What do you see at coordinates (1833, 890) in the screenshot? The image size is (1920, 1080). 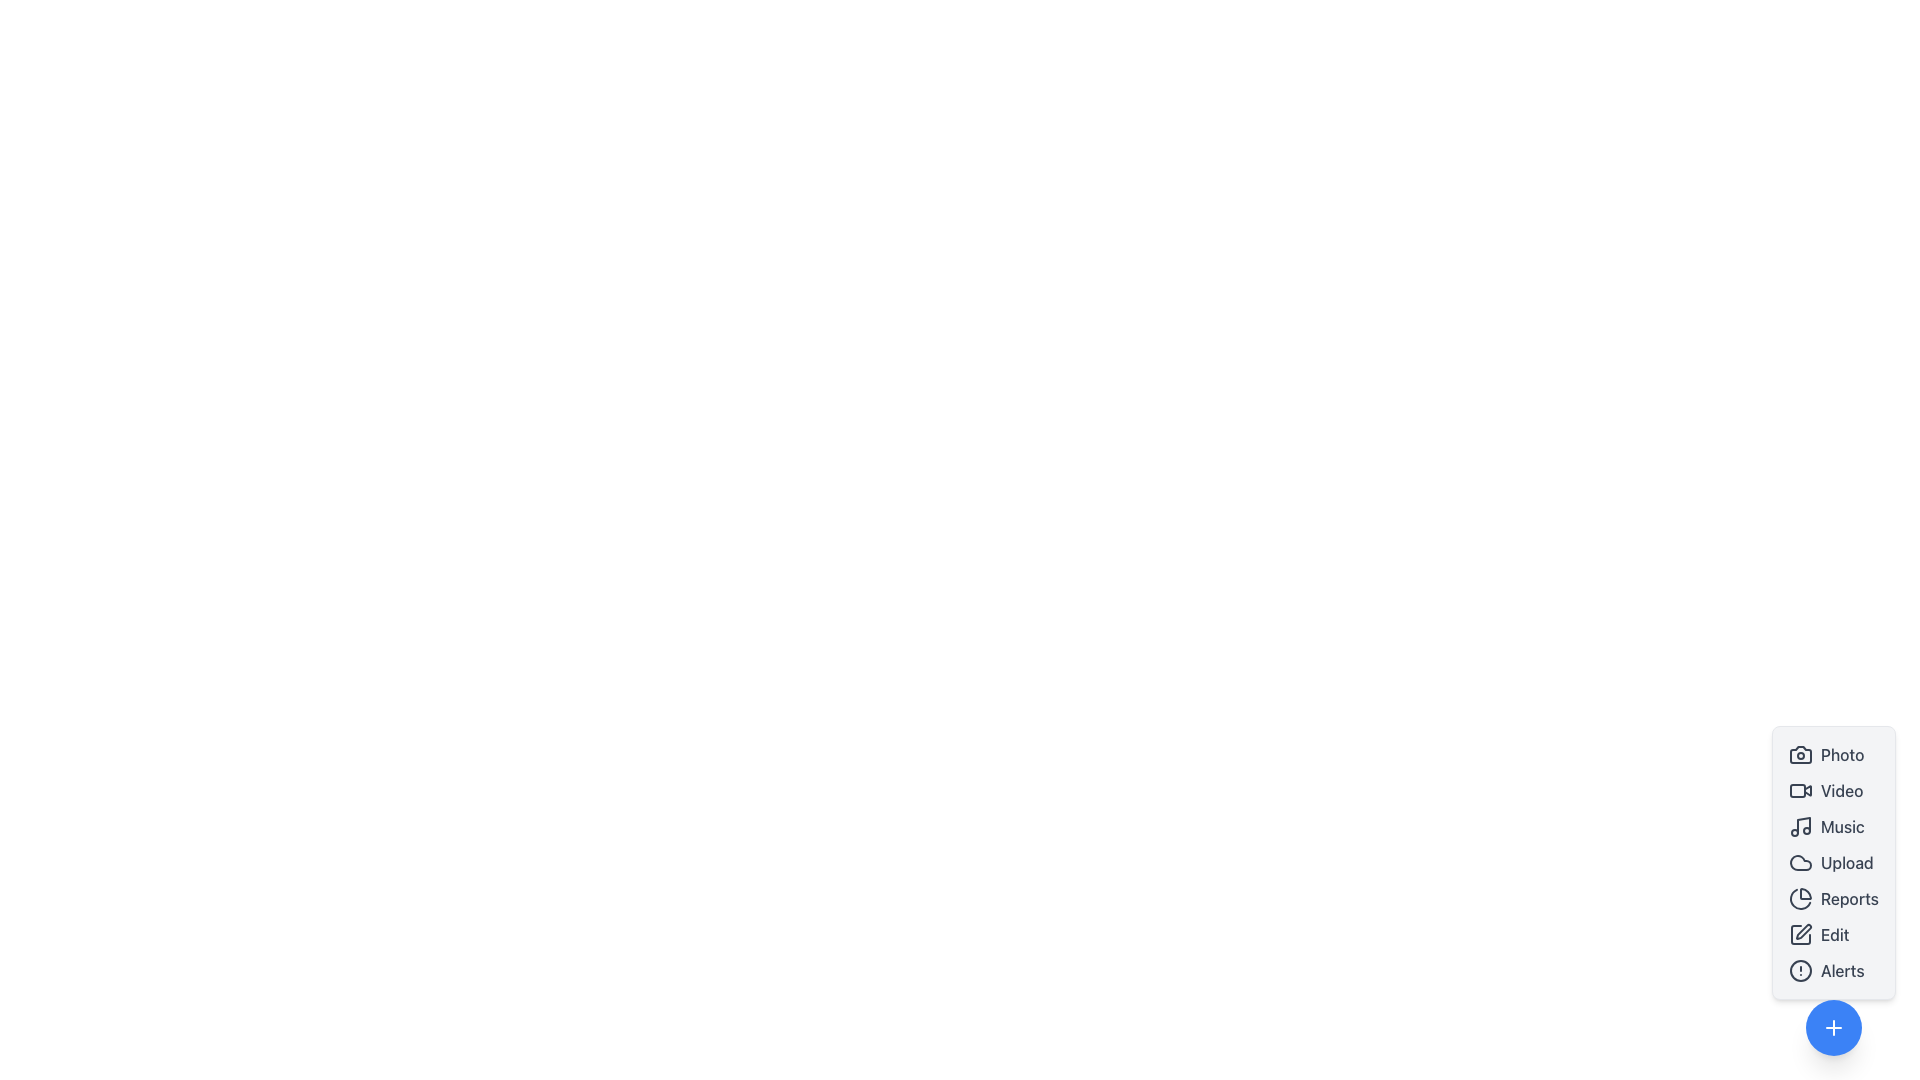 I see `the 'Reports' interactive text button with a pie chart icon located in the sidebar` at bounding box center [1833, 890].